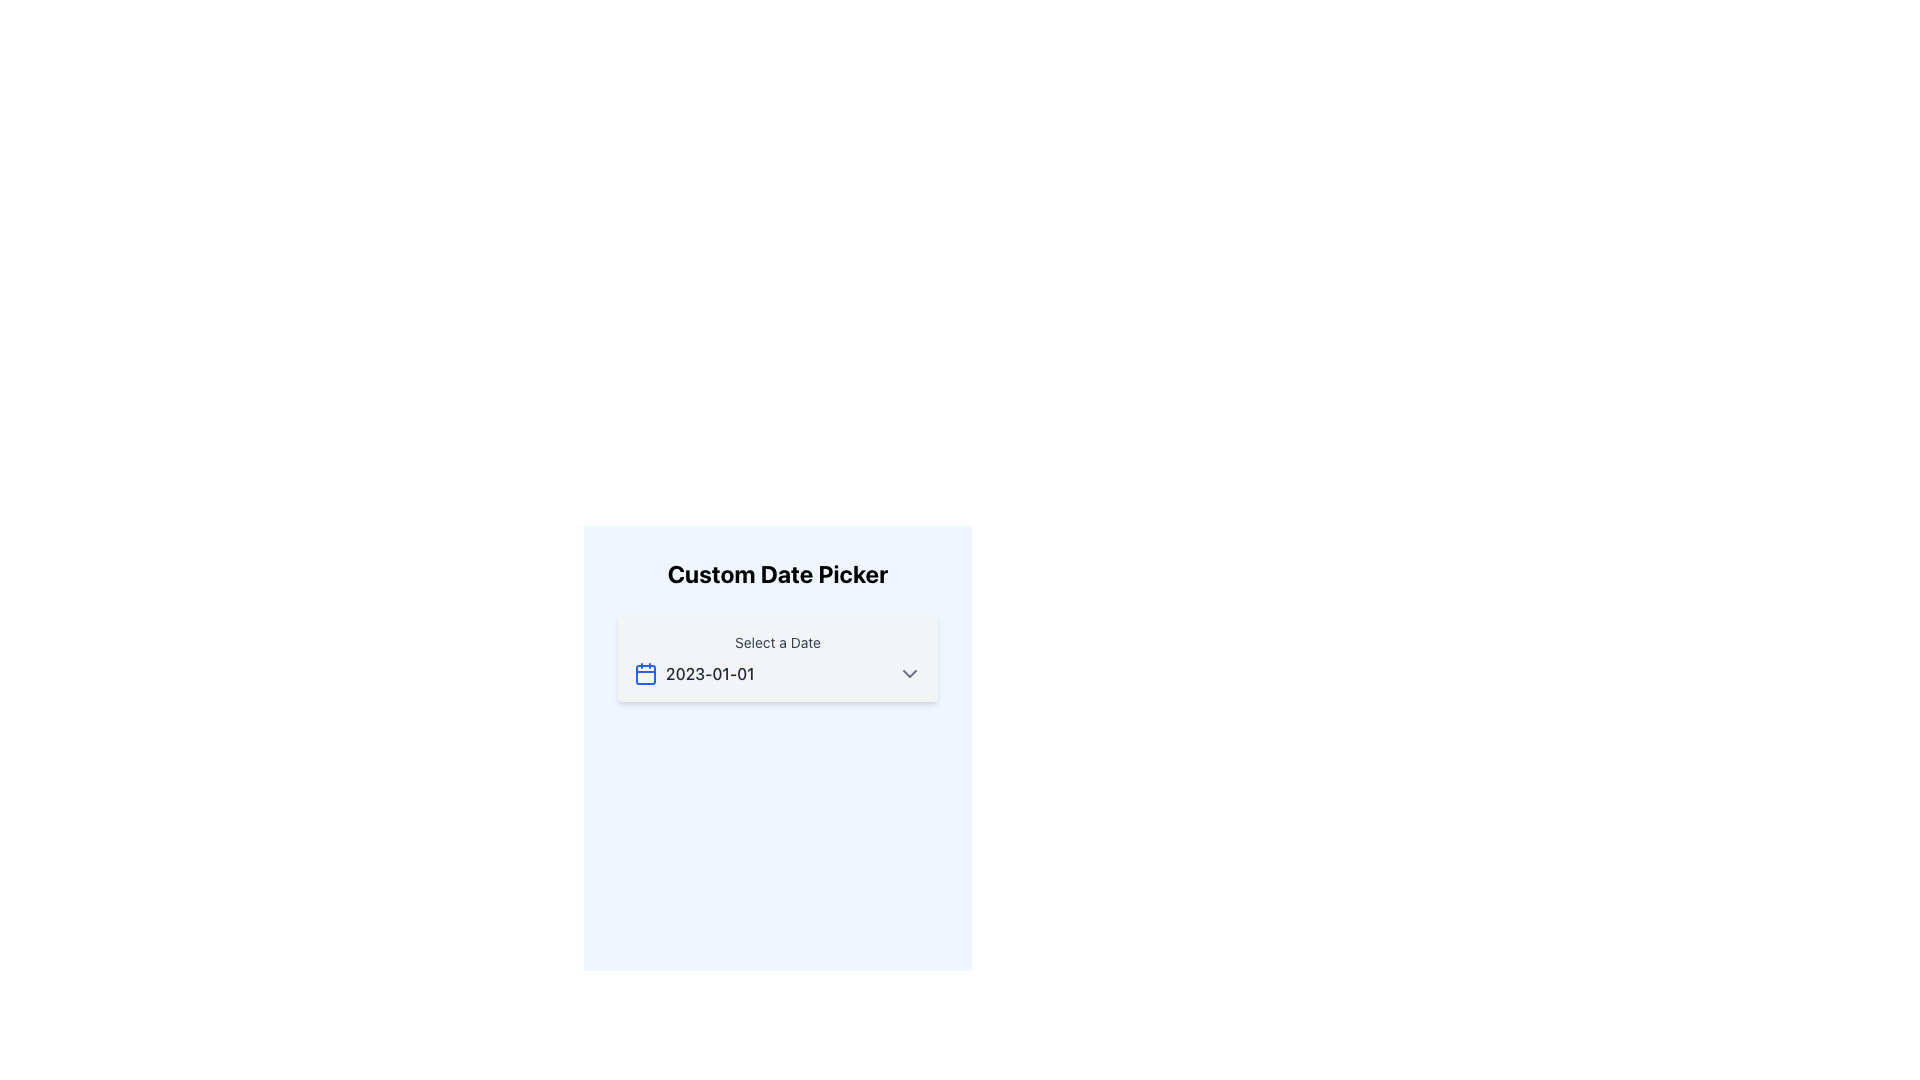 The width and height of the screenshot is (1920, 1080). Describe the element at coordinates (776, 674) in the screenshot. I see `the clickable date-selection row displaying the date '2023-01-01'` at that location.